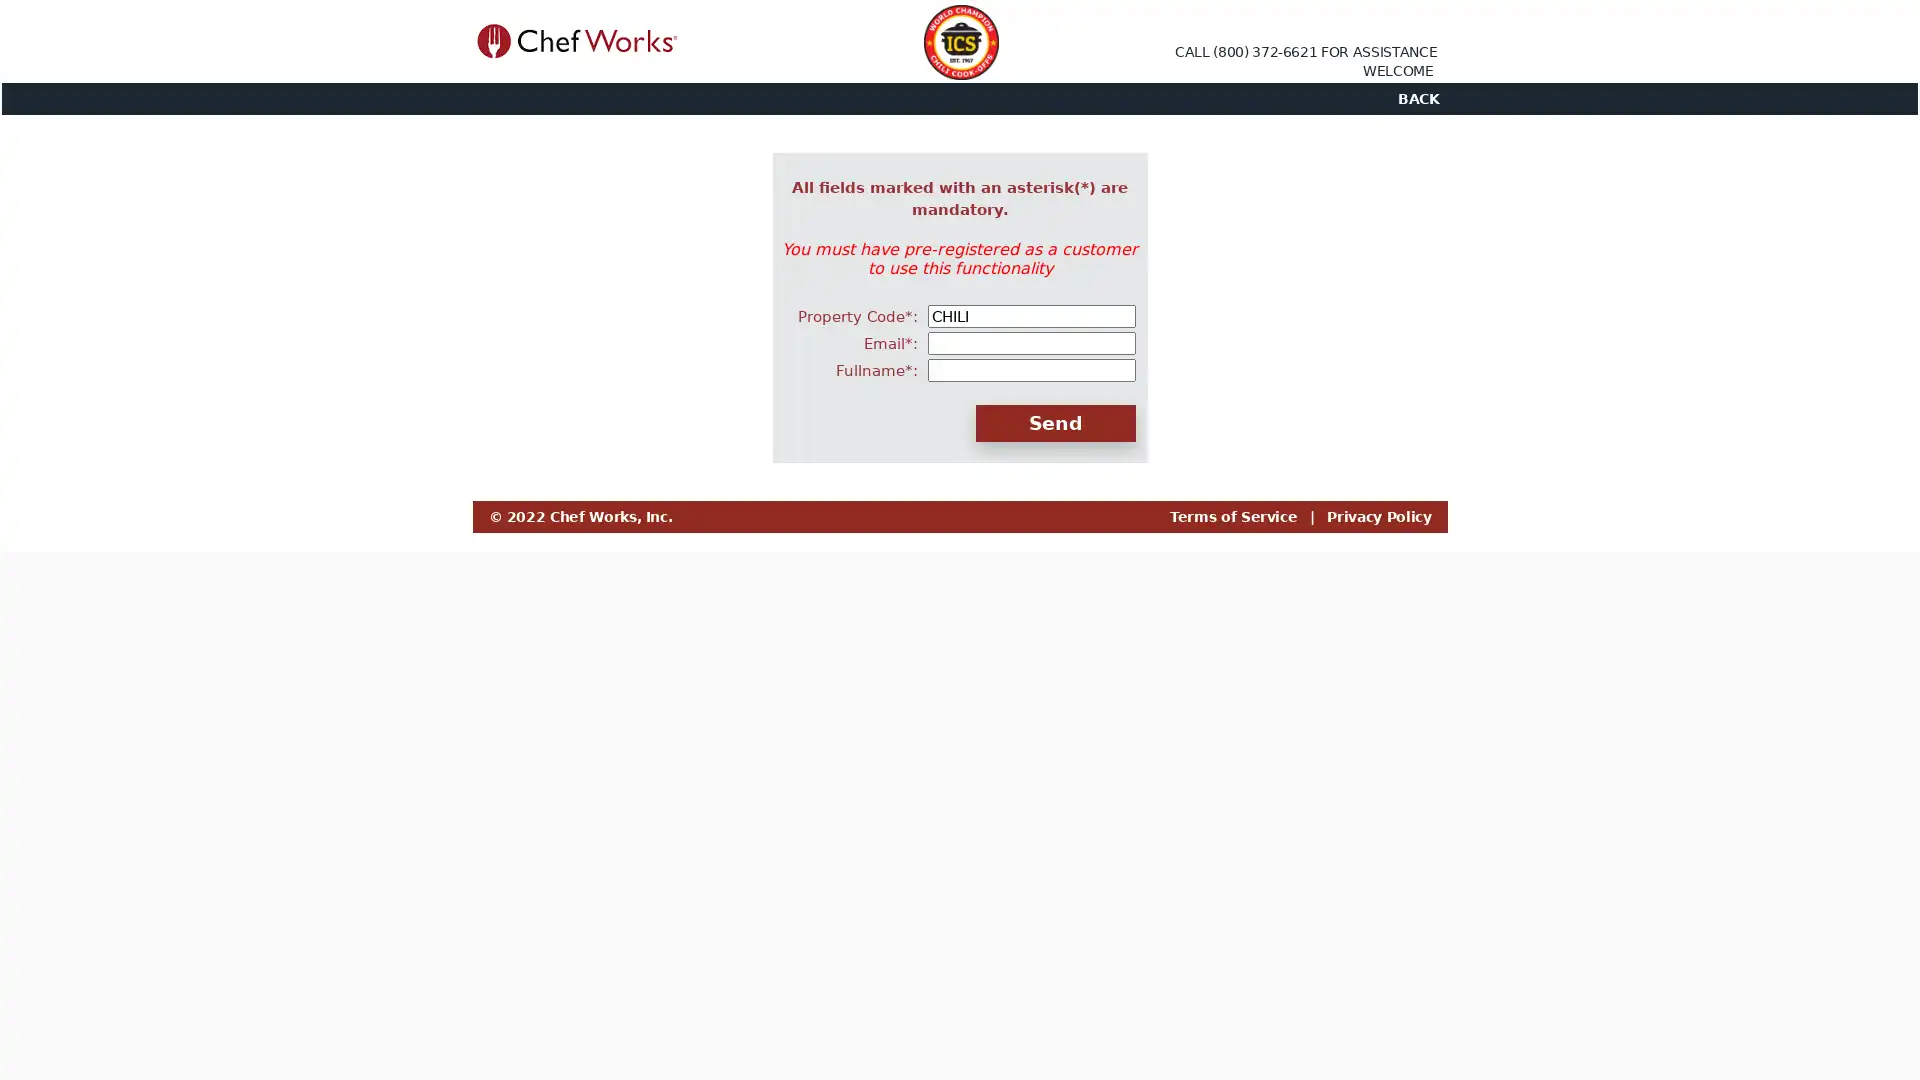  I want to click on BACK, so click(1416, 99).